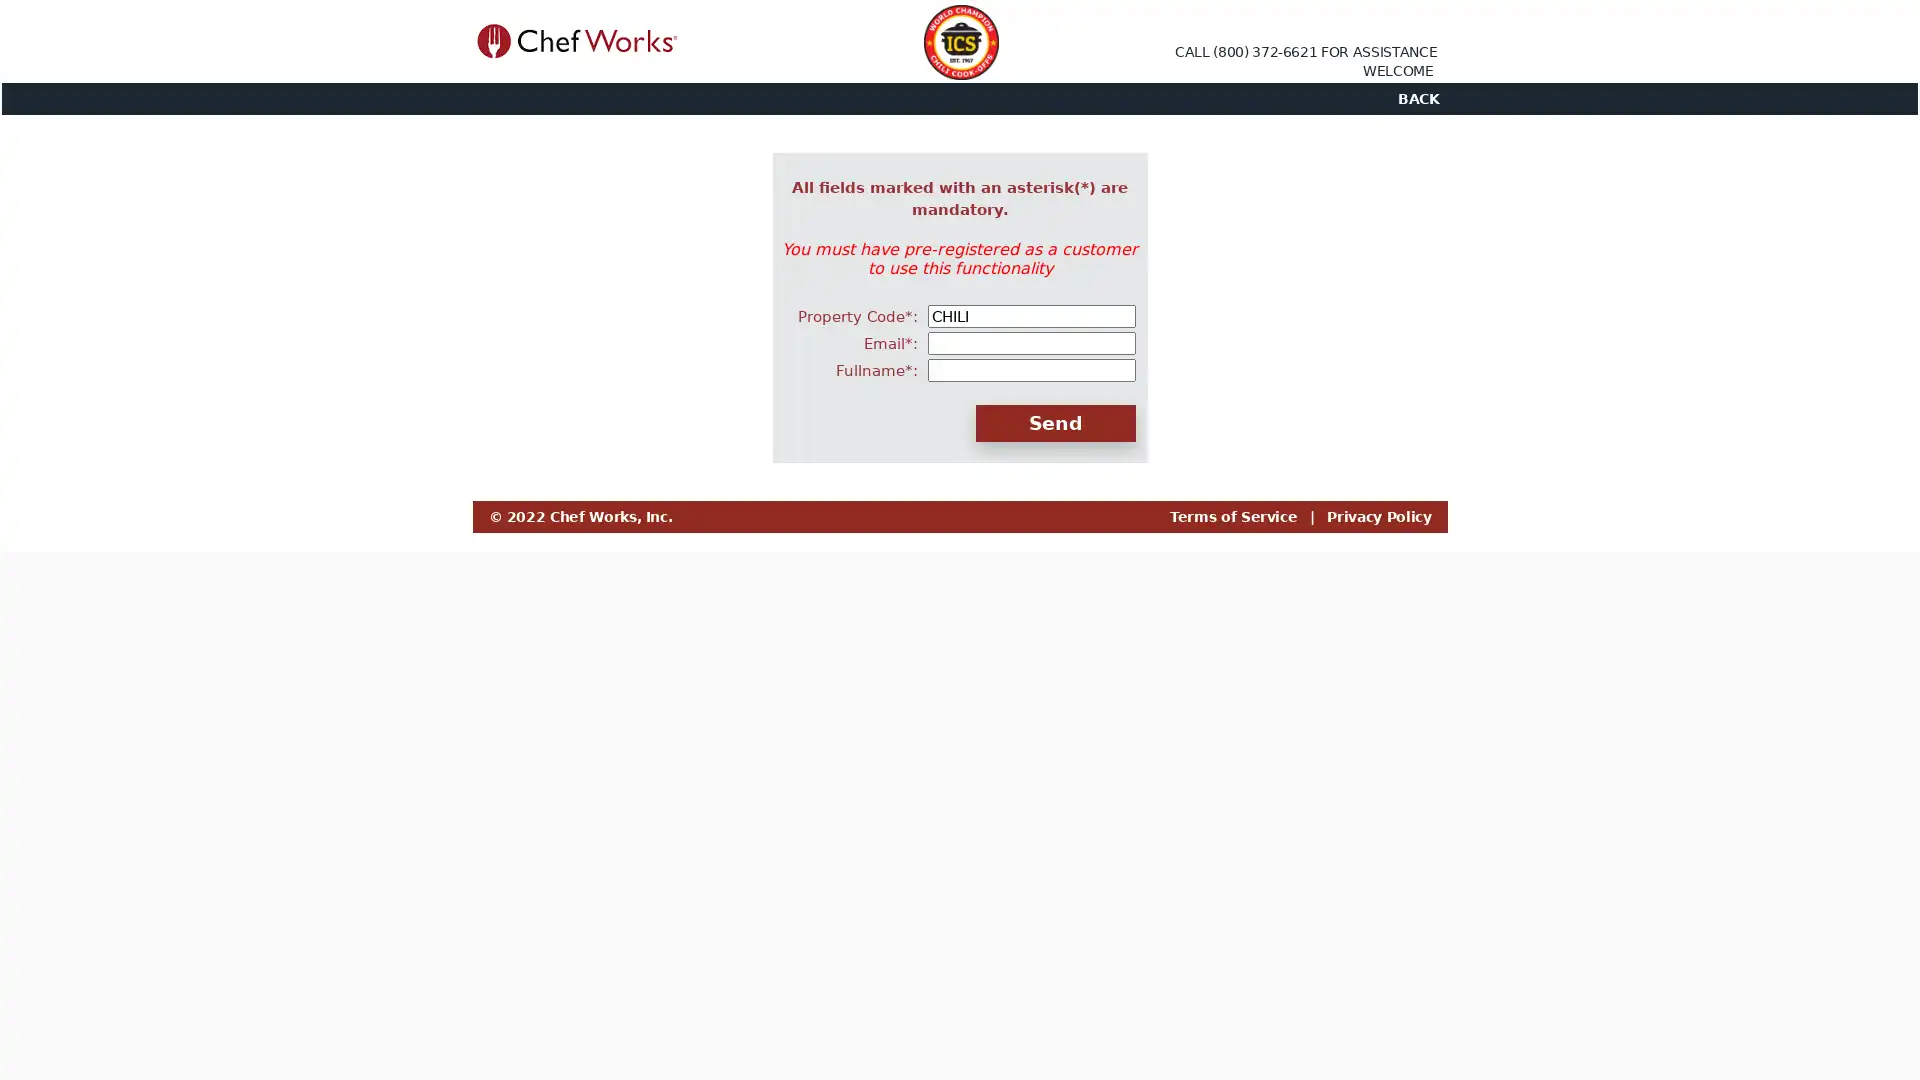  I want to click on BACK, so click(1416, 99).